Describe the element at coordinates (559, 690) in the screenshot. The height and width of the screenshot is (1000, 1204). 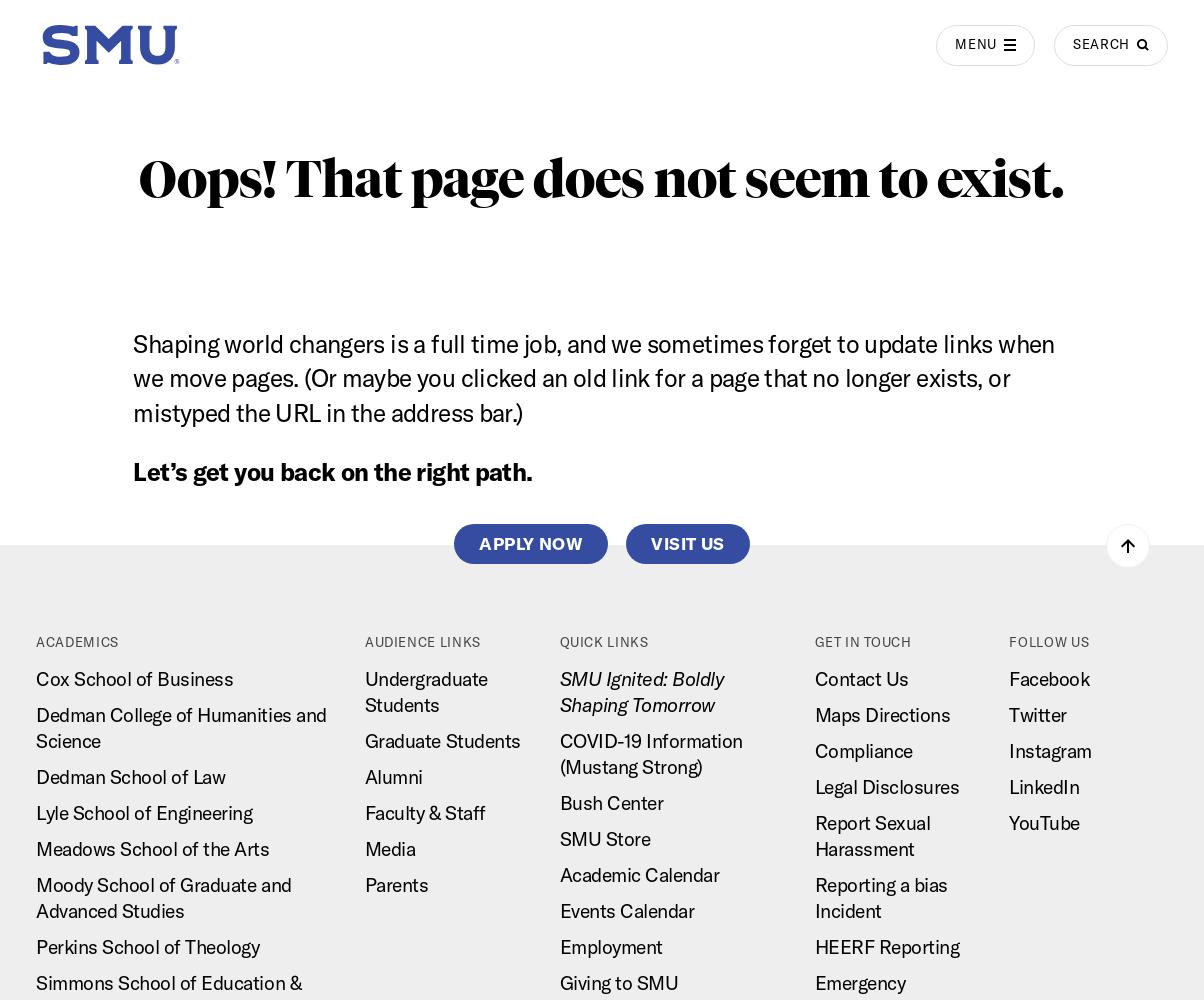
I see `'SMU Ignited: Boldly Shaping Tomorrow'` at that location.